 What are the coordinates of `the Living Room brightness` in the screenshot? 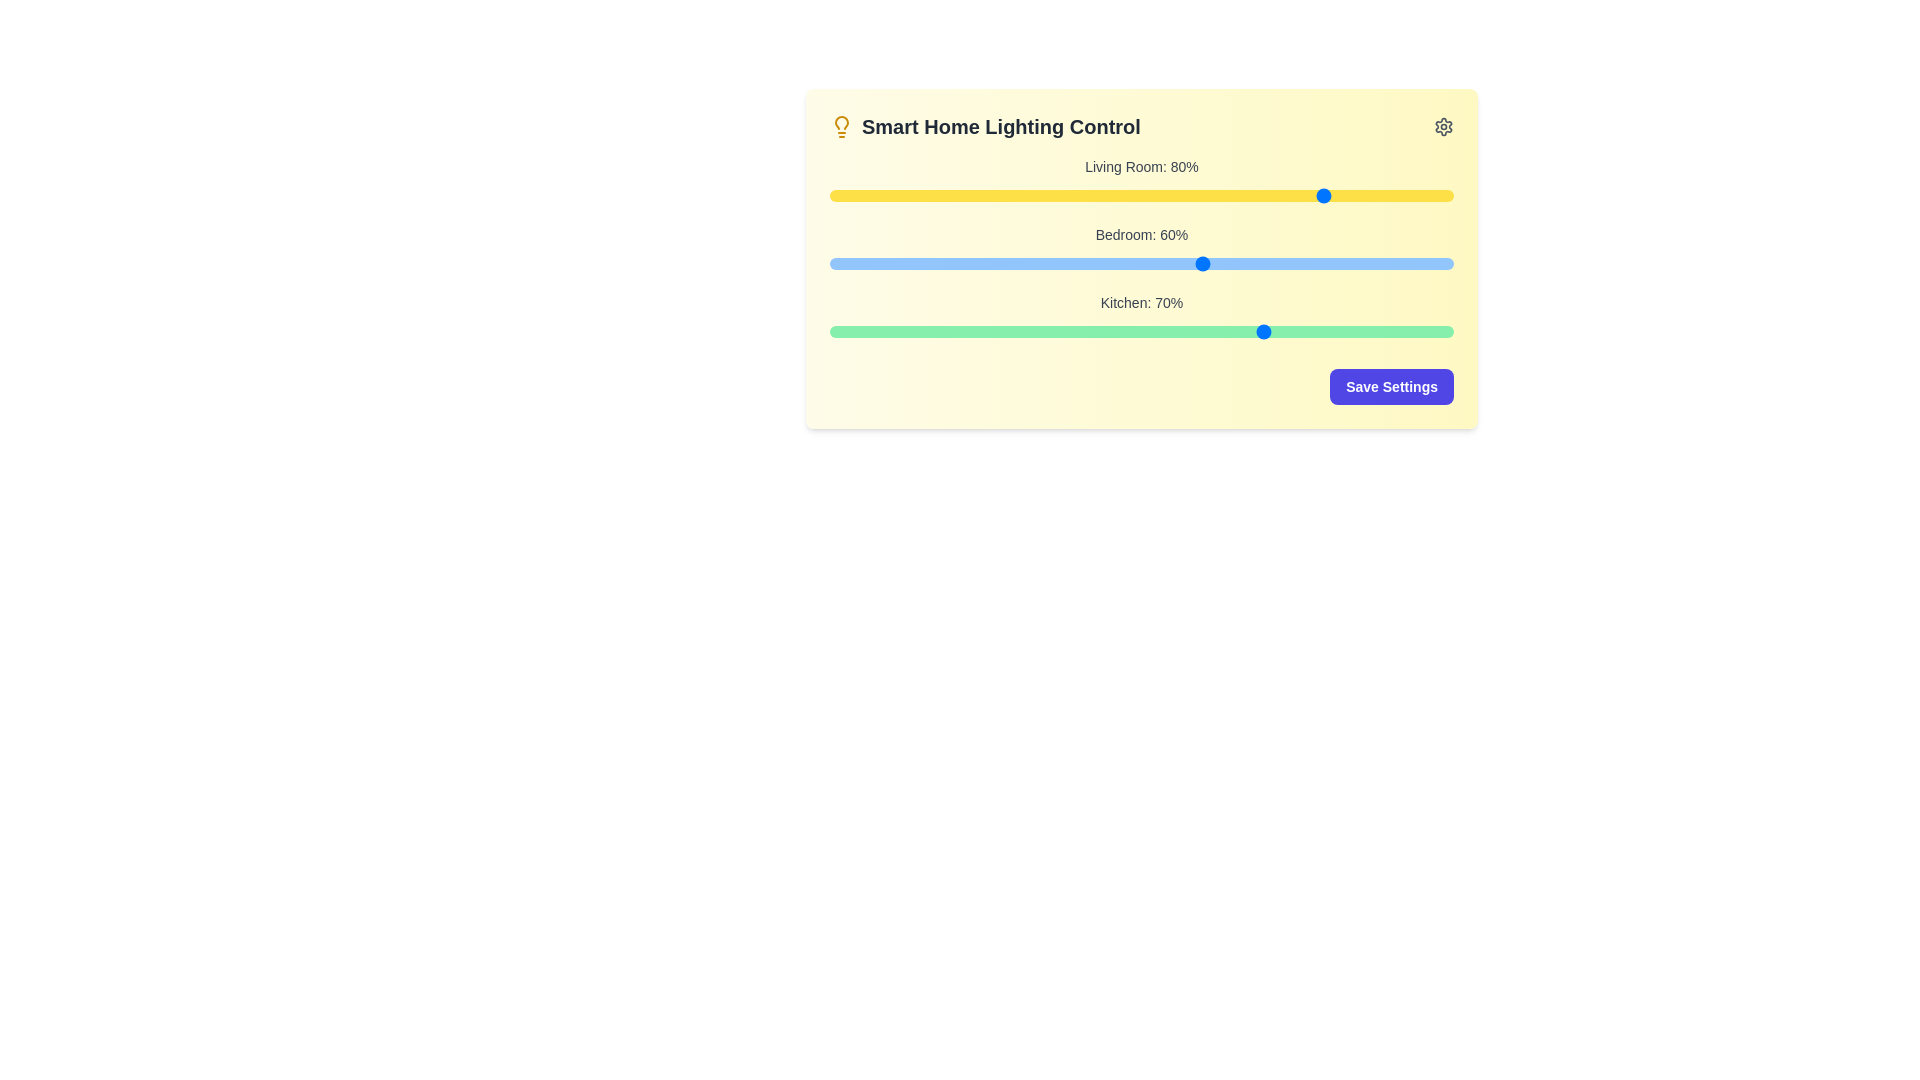 It's located at (1428, 196).